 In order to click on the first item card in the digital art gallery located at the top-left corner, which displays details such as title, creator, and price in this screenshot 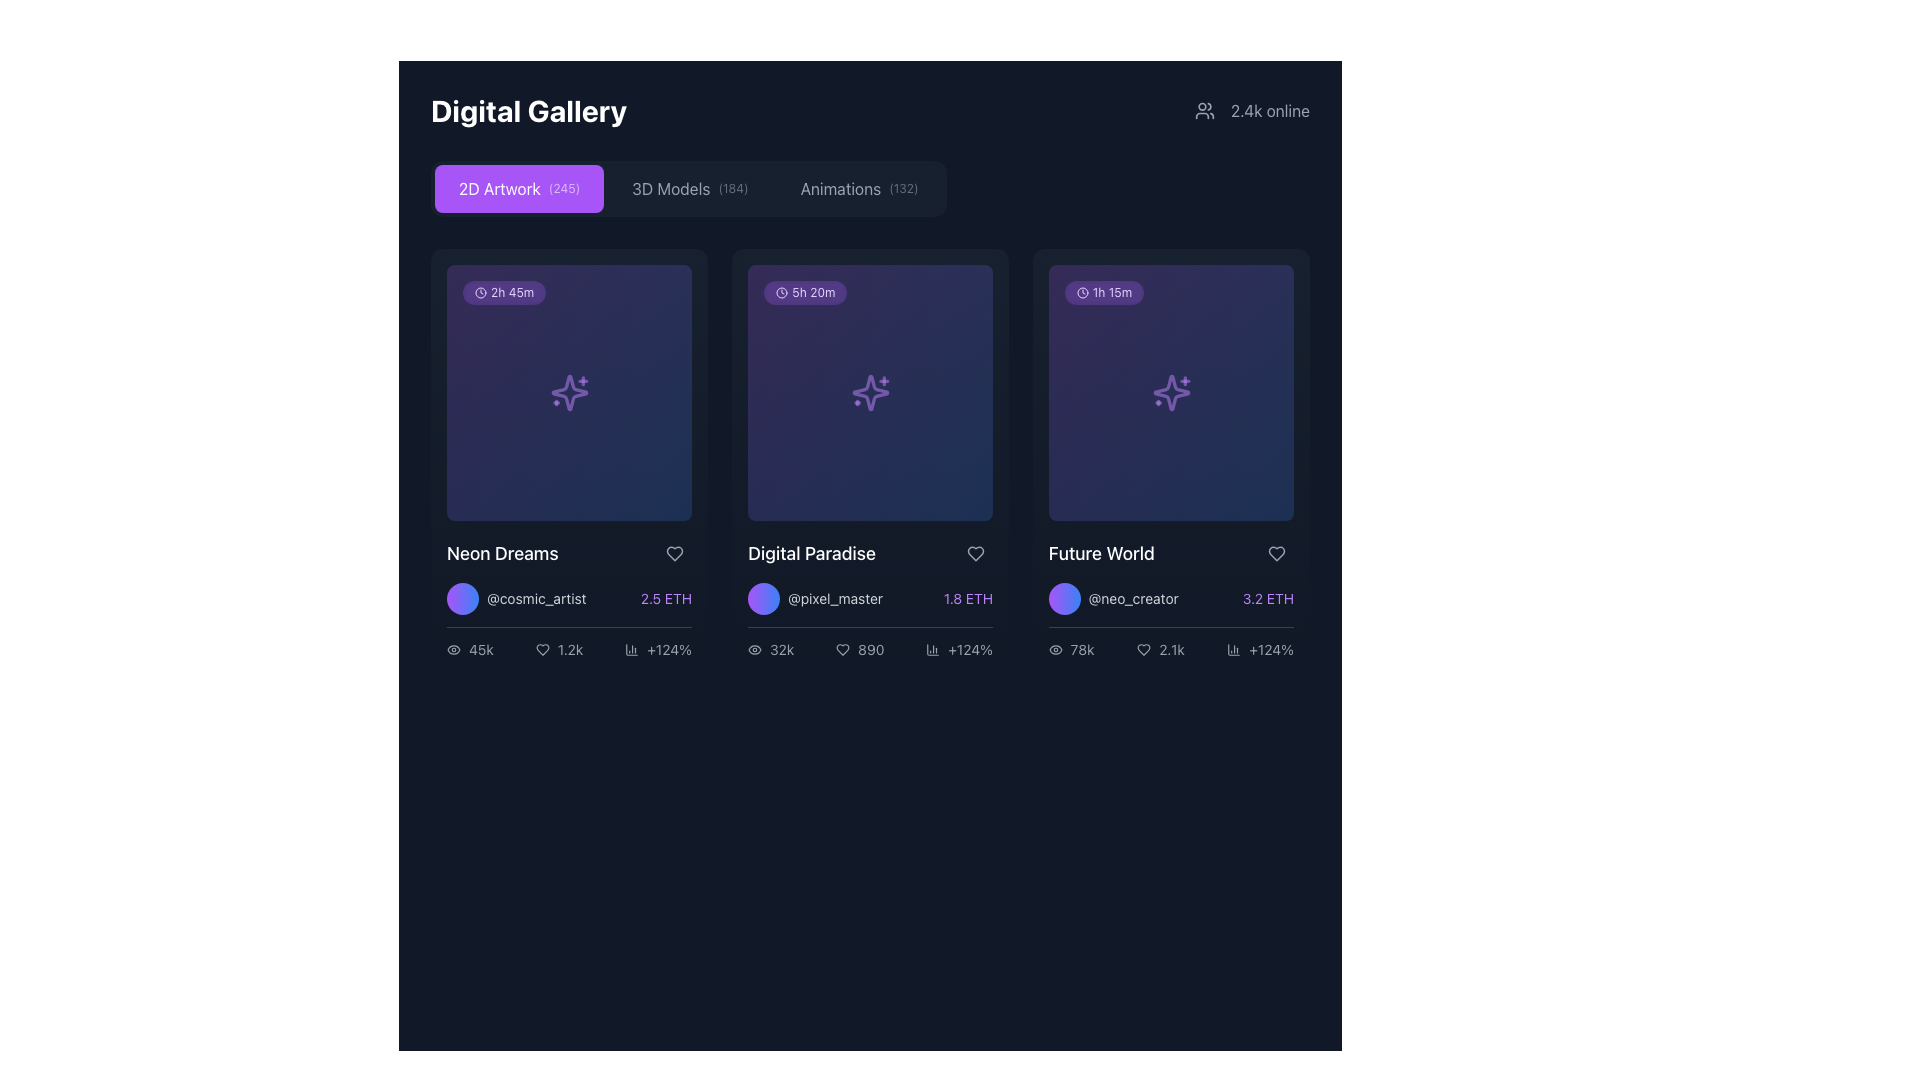, I will do `click(568, 462)`.